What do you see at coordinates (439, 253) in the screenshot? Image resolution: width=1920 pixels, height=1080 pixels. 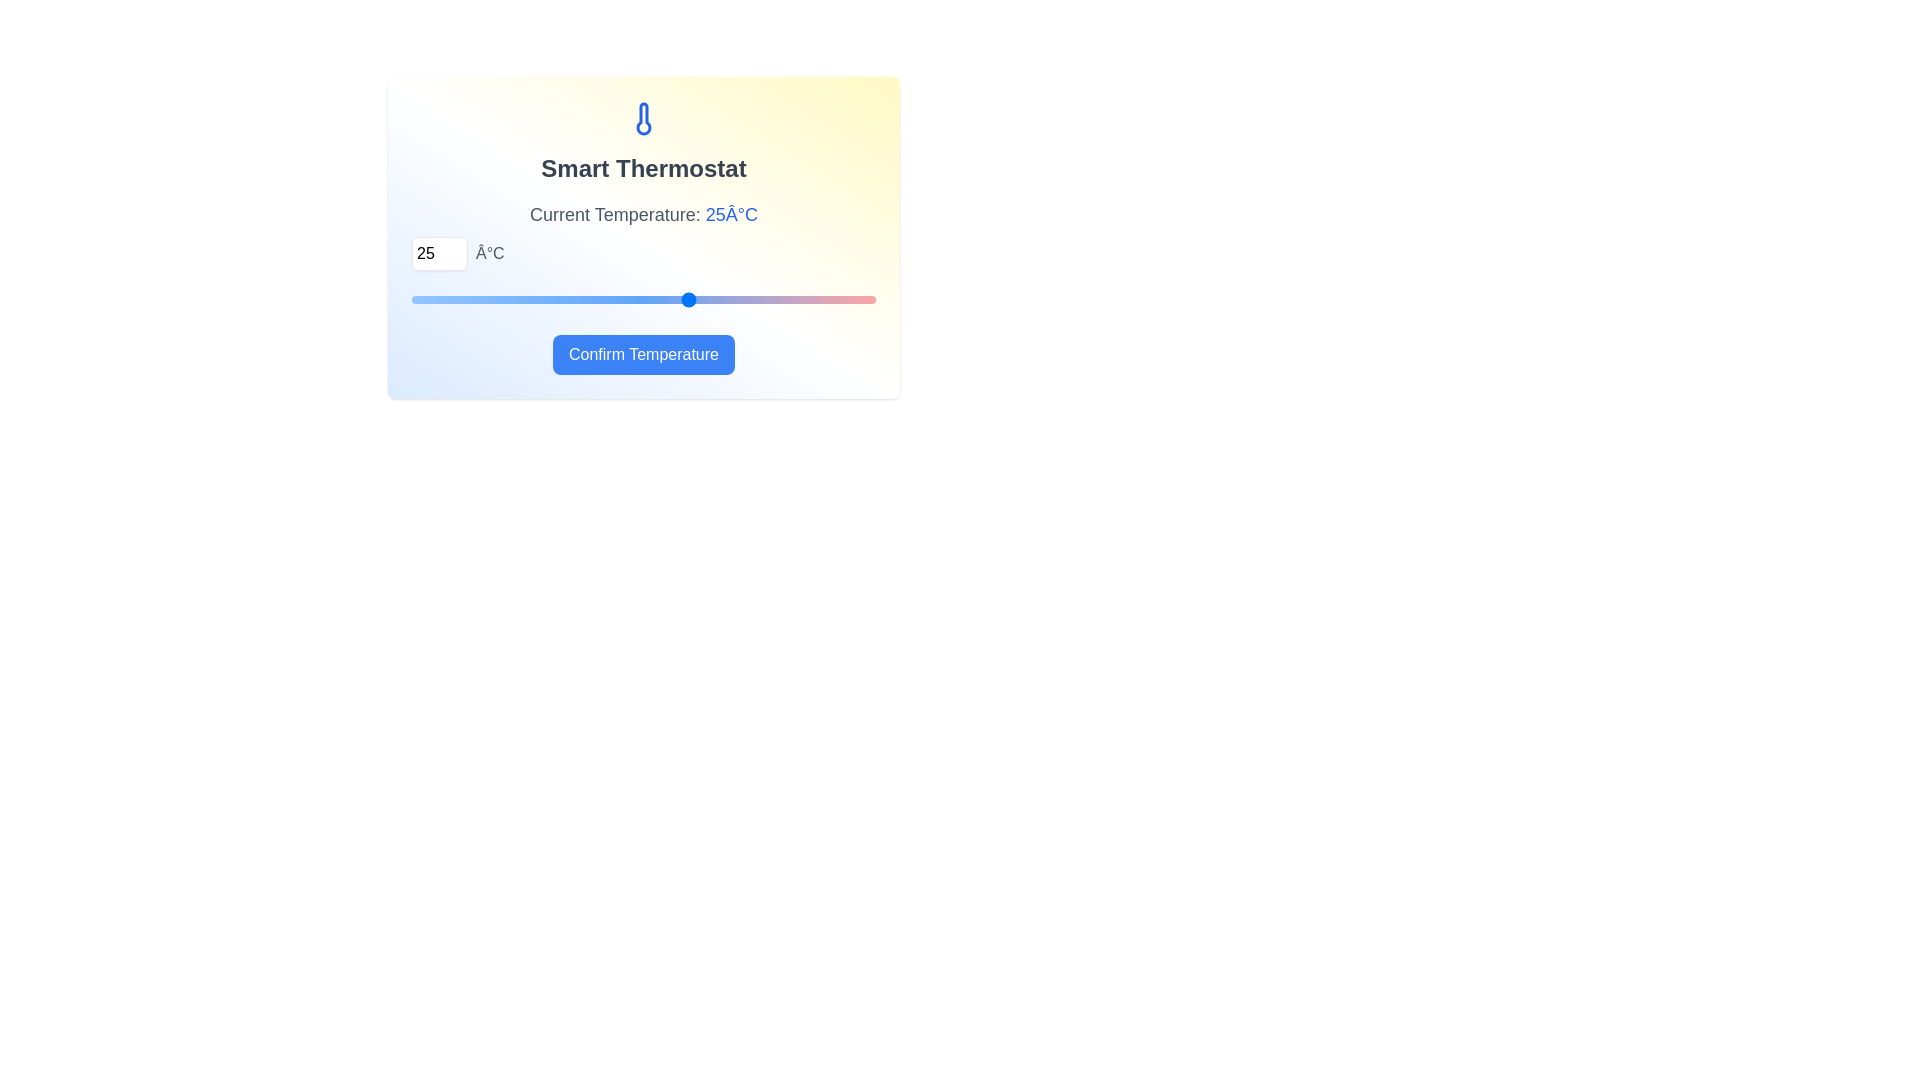 I see `the temperature to 17°C using the input field` at bounding box center [439, 253].